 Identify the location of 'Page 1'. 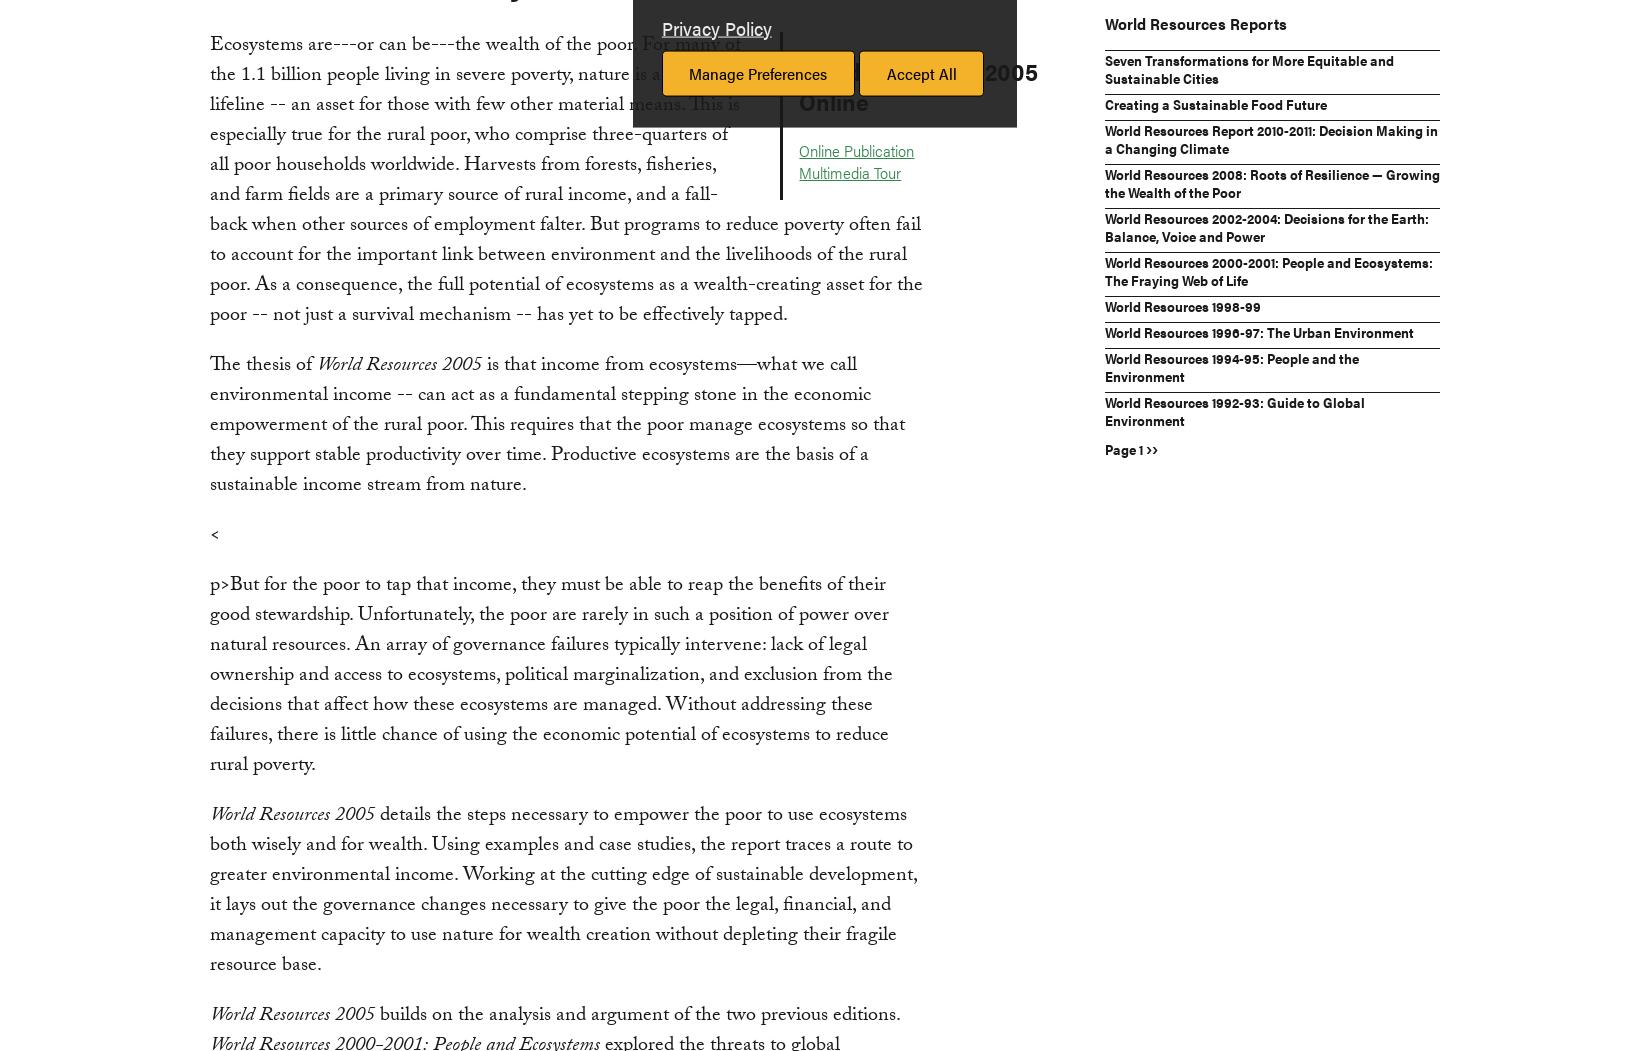
(1124, 447).